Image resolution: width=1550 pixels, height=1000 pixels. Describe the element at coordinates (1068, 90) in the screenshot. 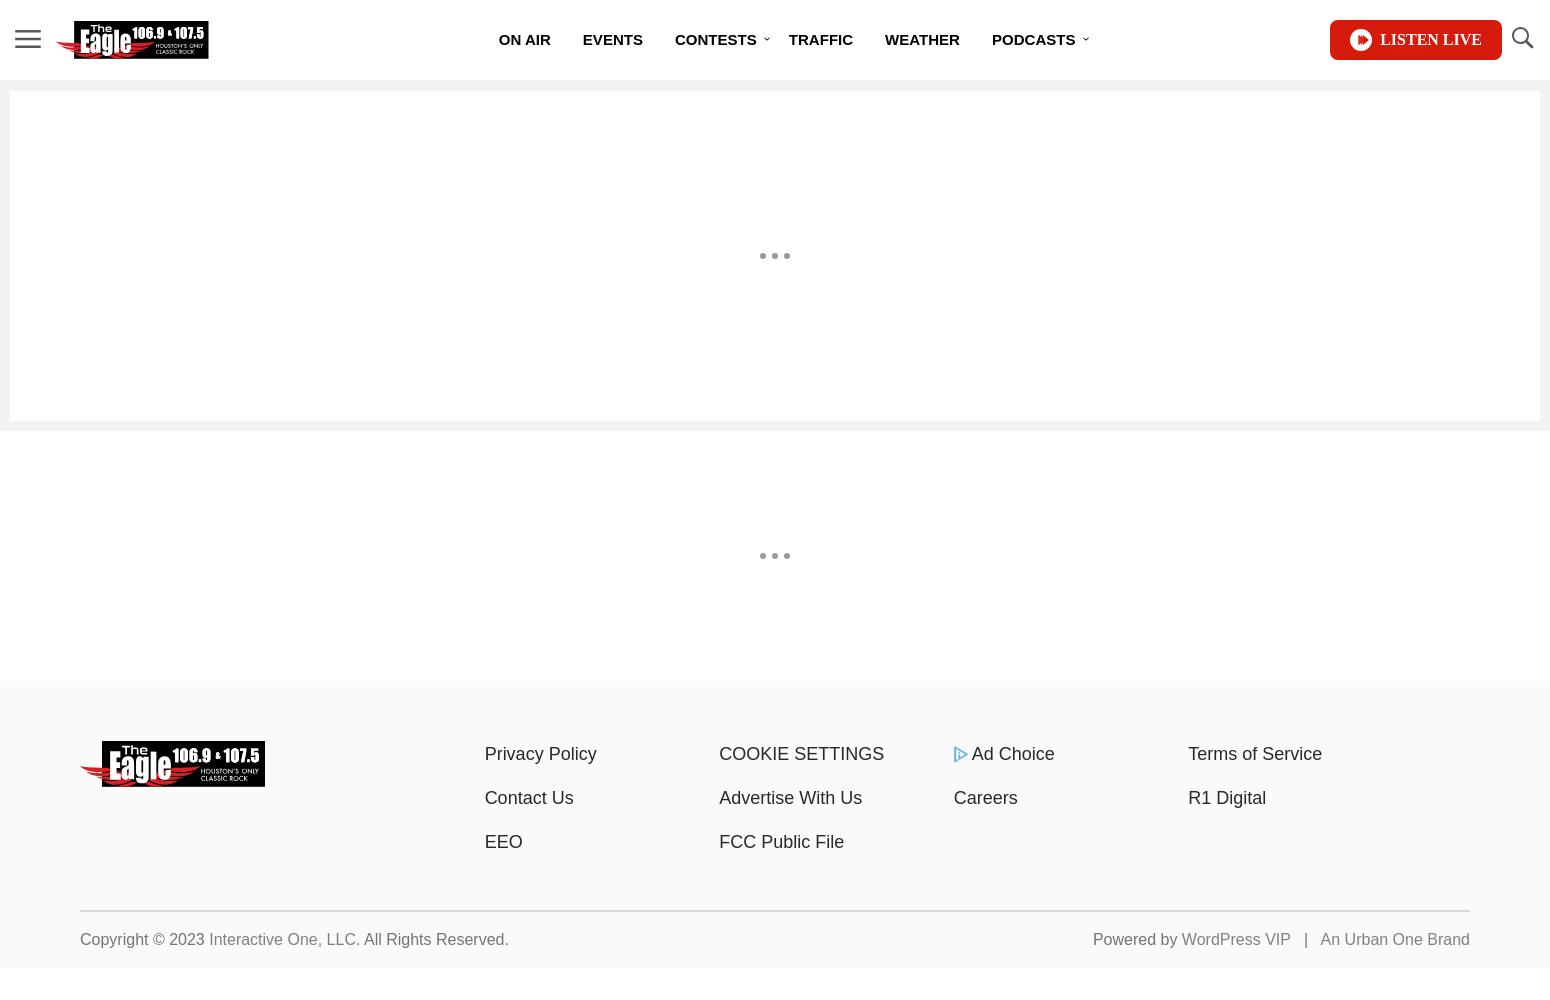

I see `'Dean & Rog Birthday Scams'` at that location.